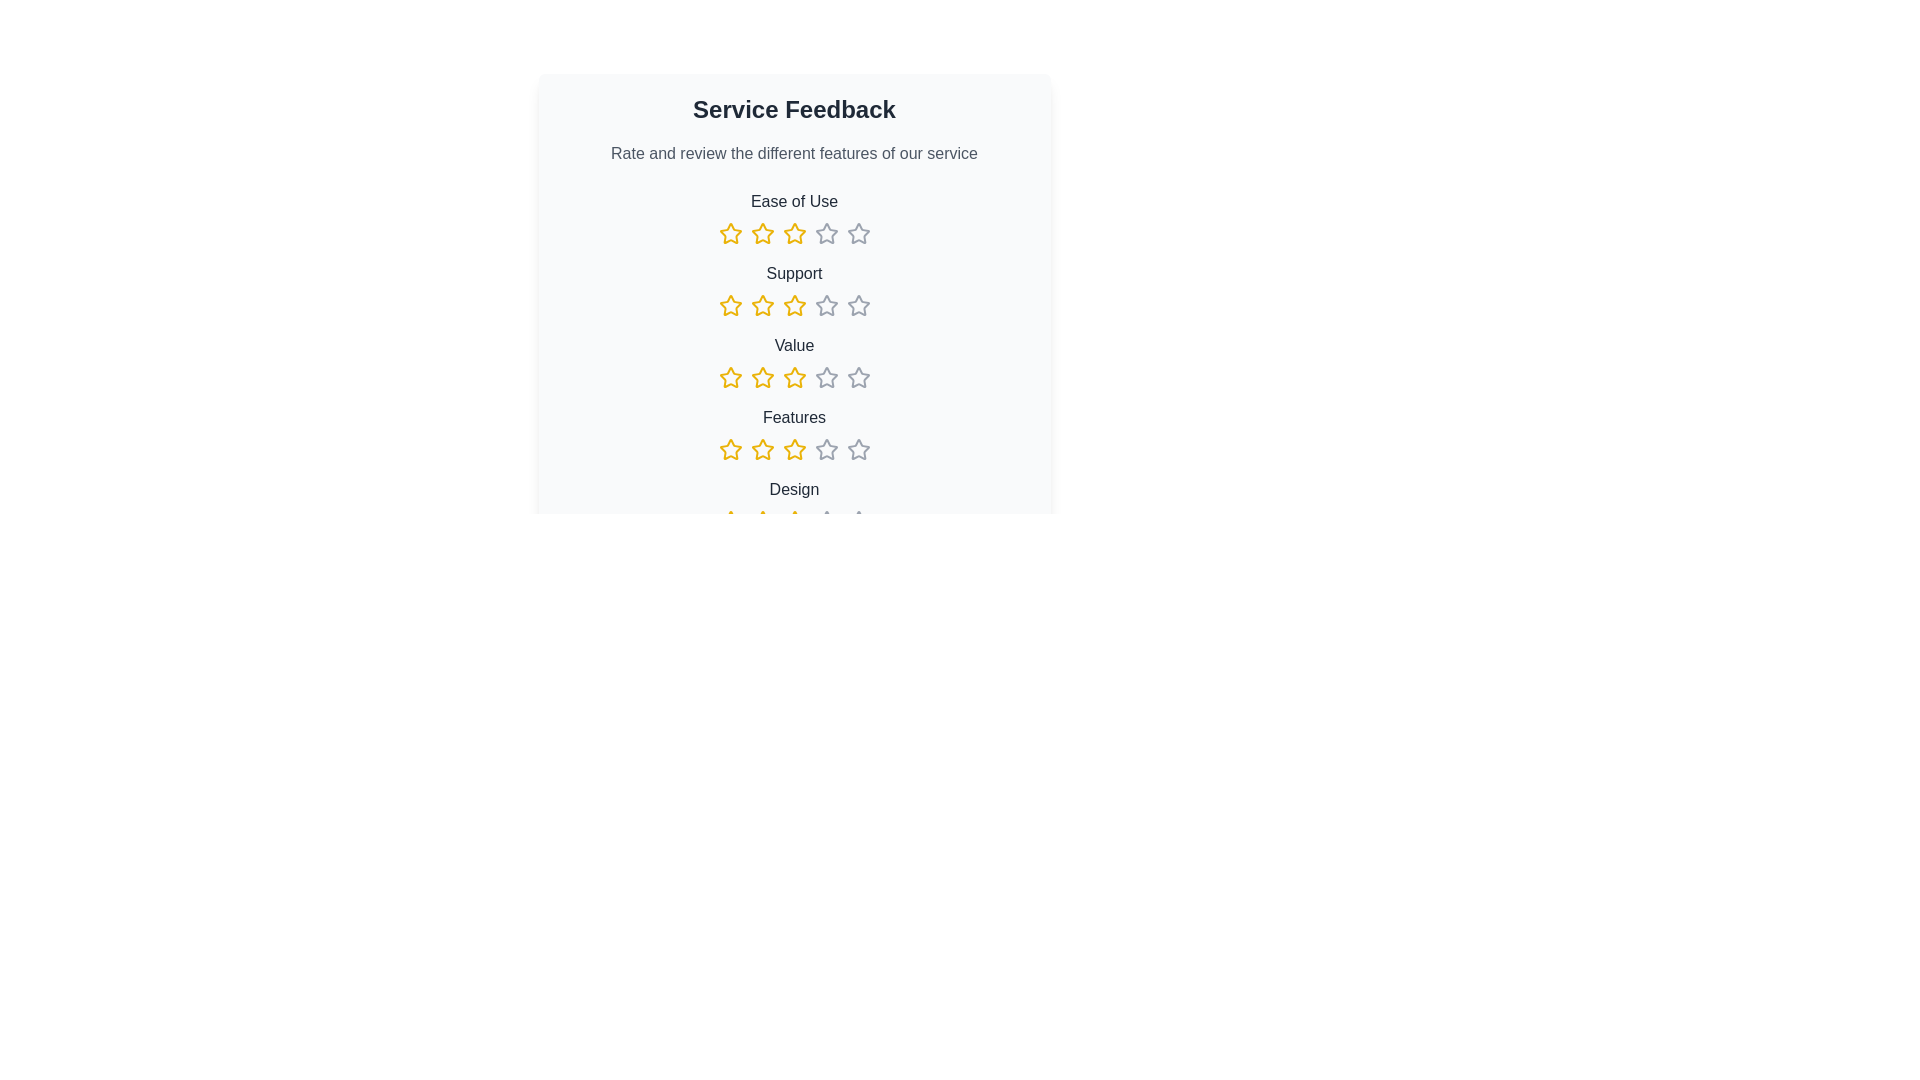 This screenshot has height=1080, width=1920. Describe the element at coordinates (793, 448) in the screenshot. I see `the third star icon with a yellow outline in the 'Features' category of the feedback form` at that location.